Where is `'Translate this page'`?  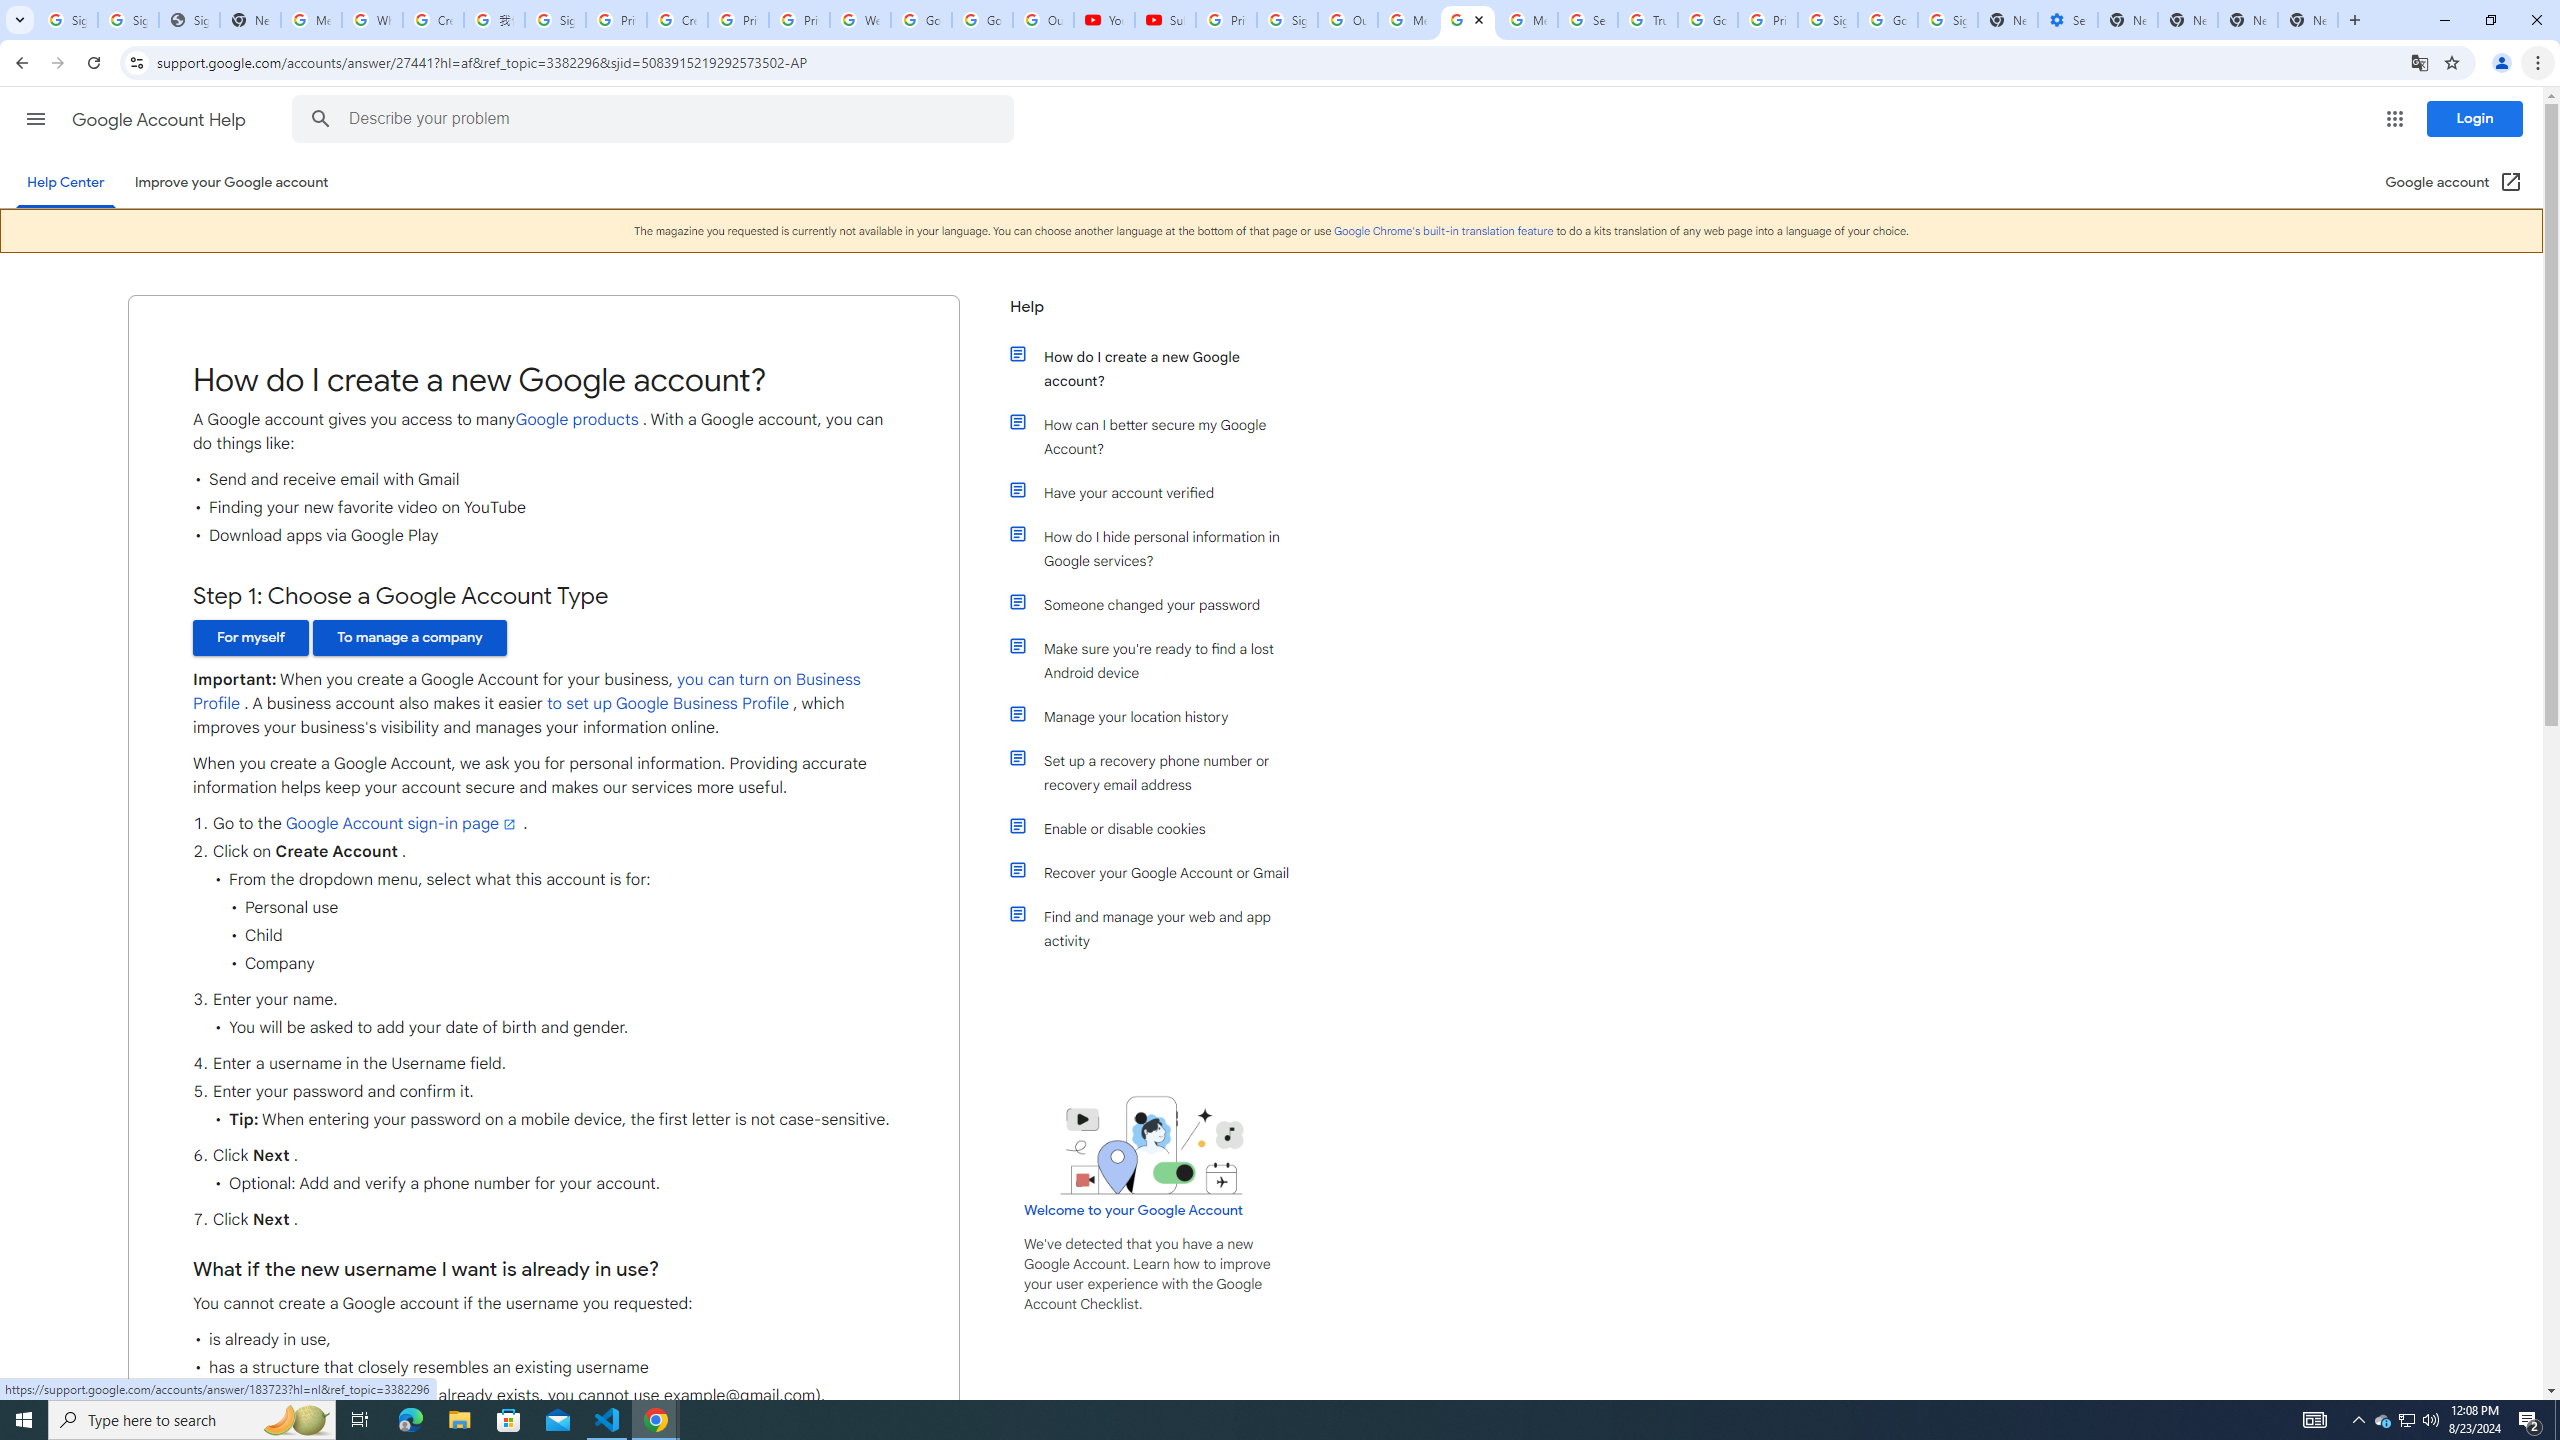
'Translate this page' is located at coordinates (2420, 61).